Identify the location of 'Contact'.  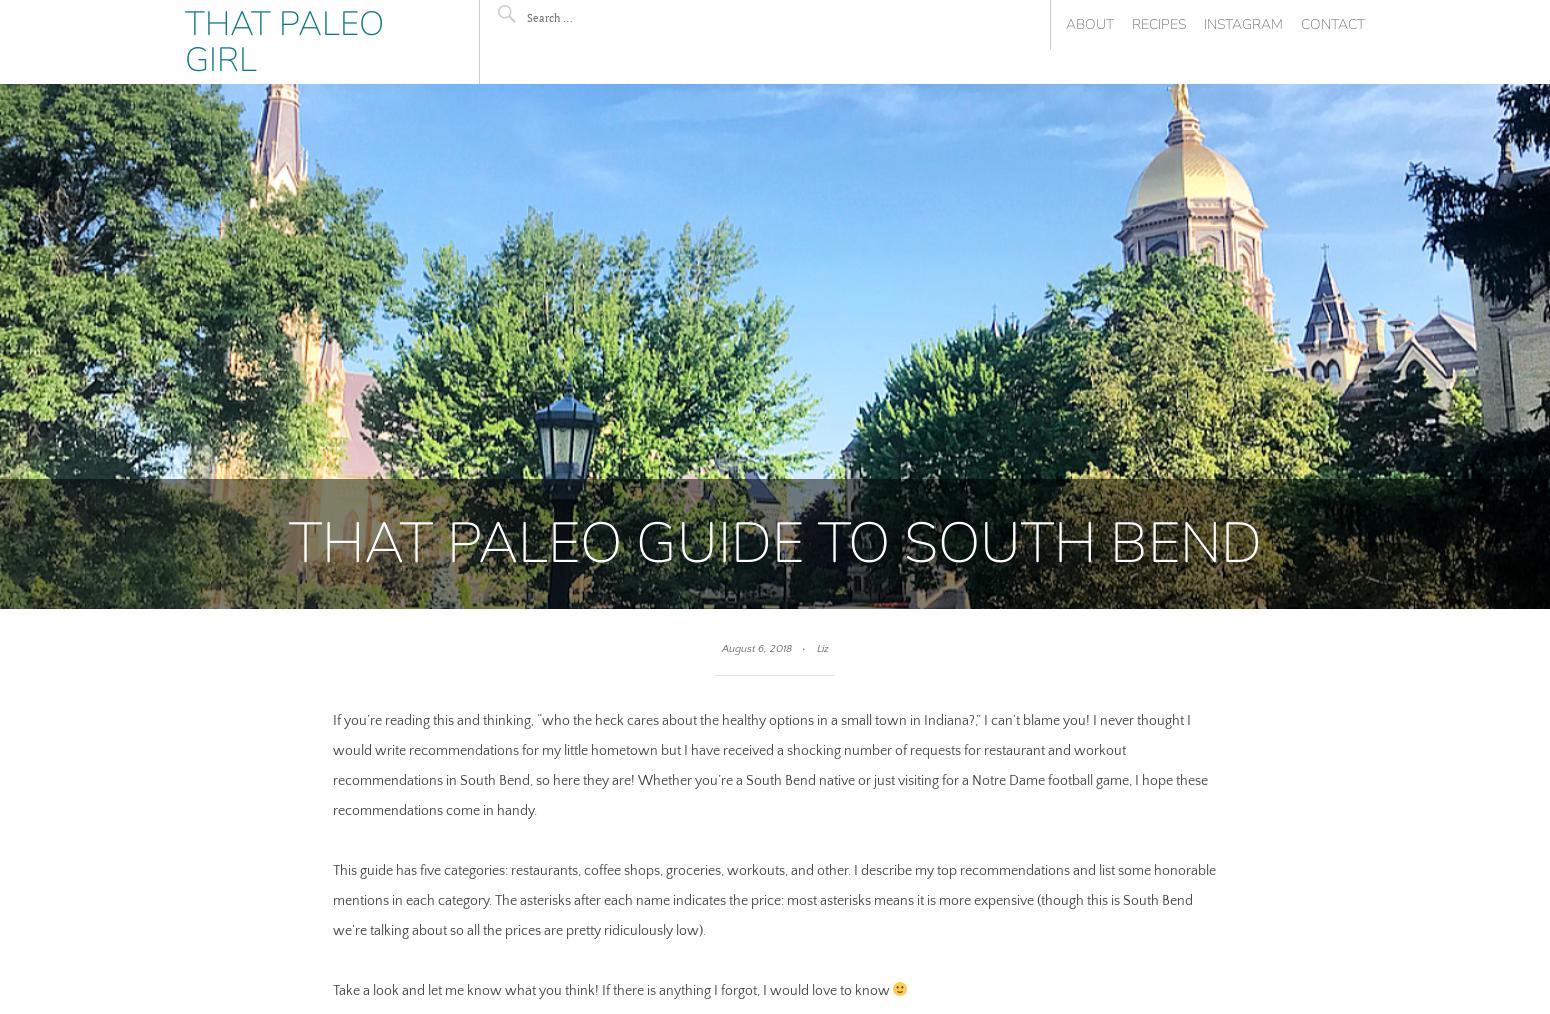
(1333, 23).